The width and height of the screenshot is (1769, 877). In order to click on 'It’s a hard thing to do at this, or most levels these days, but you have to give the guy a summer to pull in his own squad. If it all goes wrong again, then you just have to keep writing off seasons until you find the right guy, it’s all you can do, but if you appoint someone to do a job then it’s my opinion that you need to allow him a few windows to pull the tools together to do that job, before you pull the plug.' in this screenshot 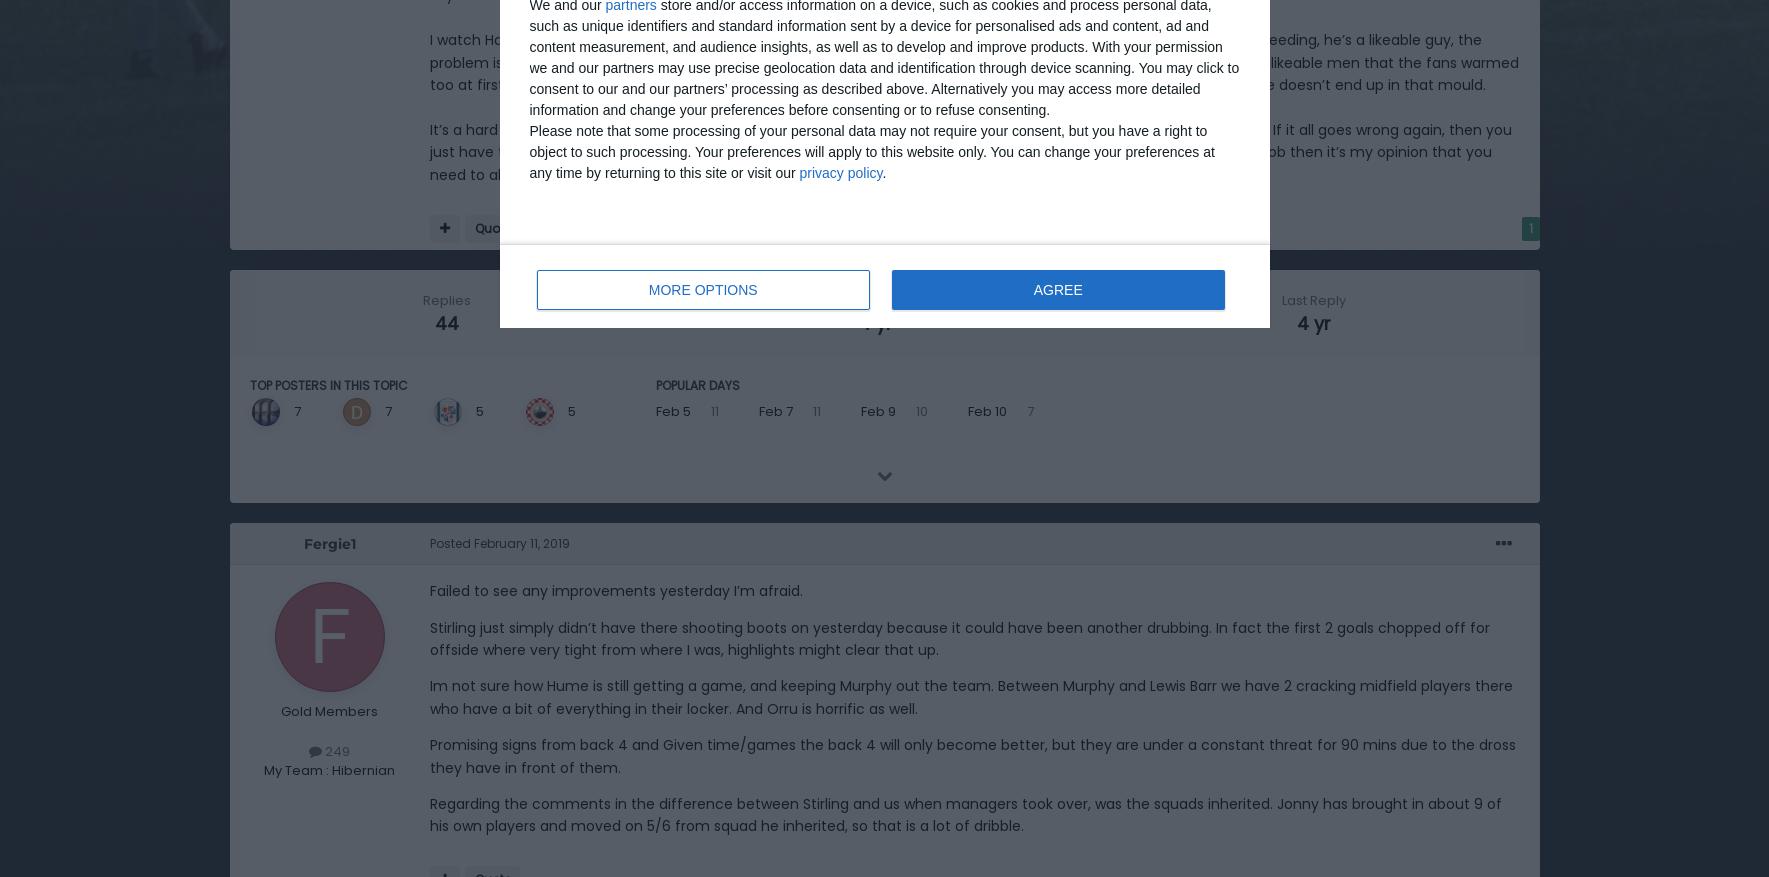, I will do `click(969, 151)`.